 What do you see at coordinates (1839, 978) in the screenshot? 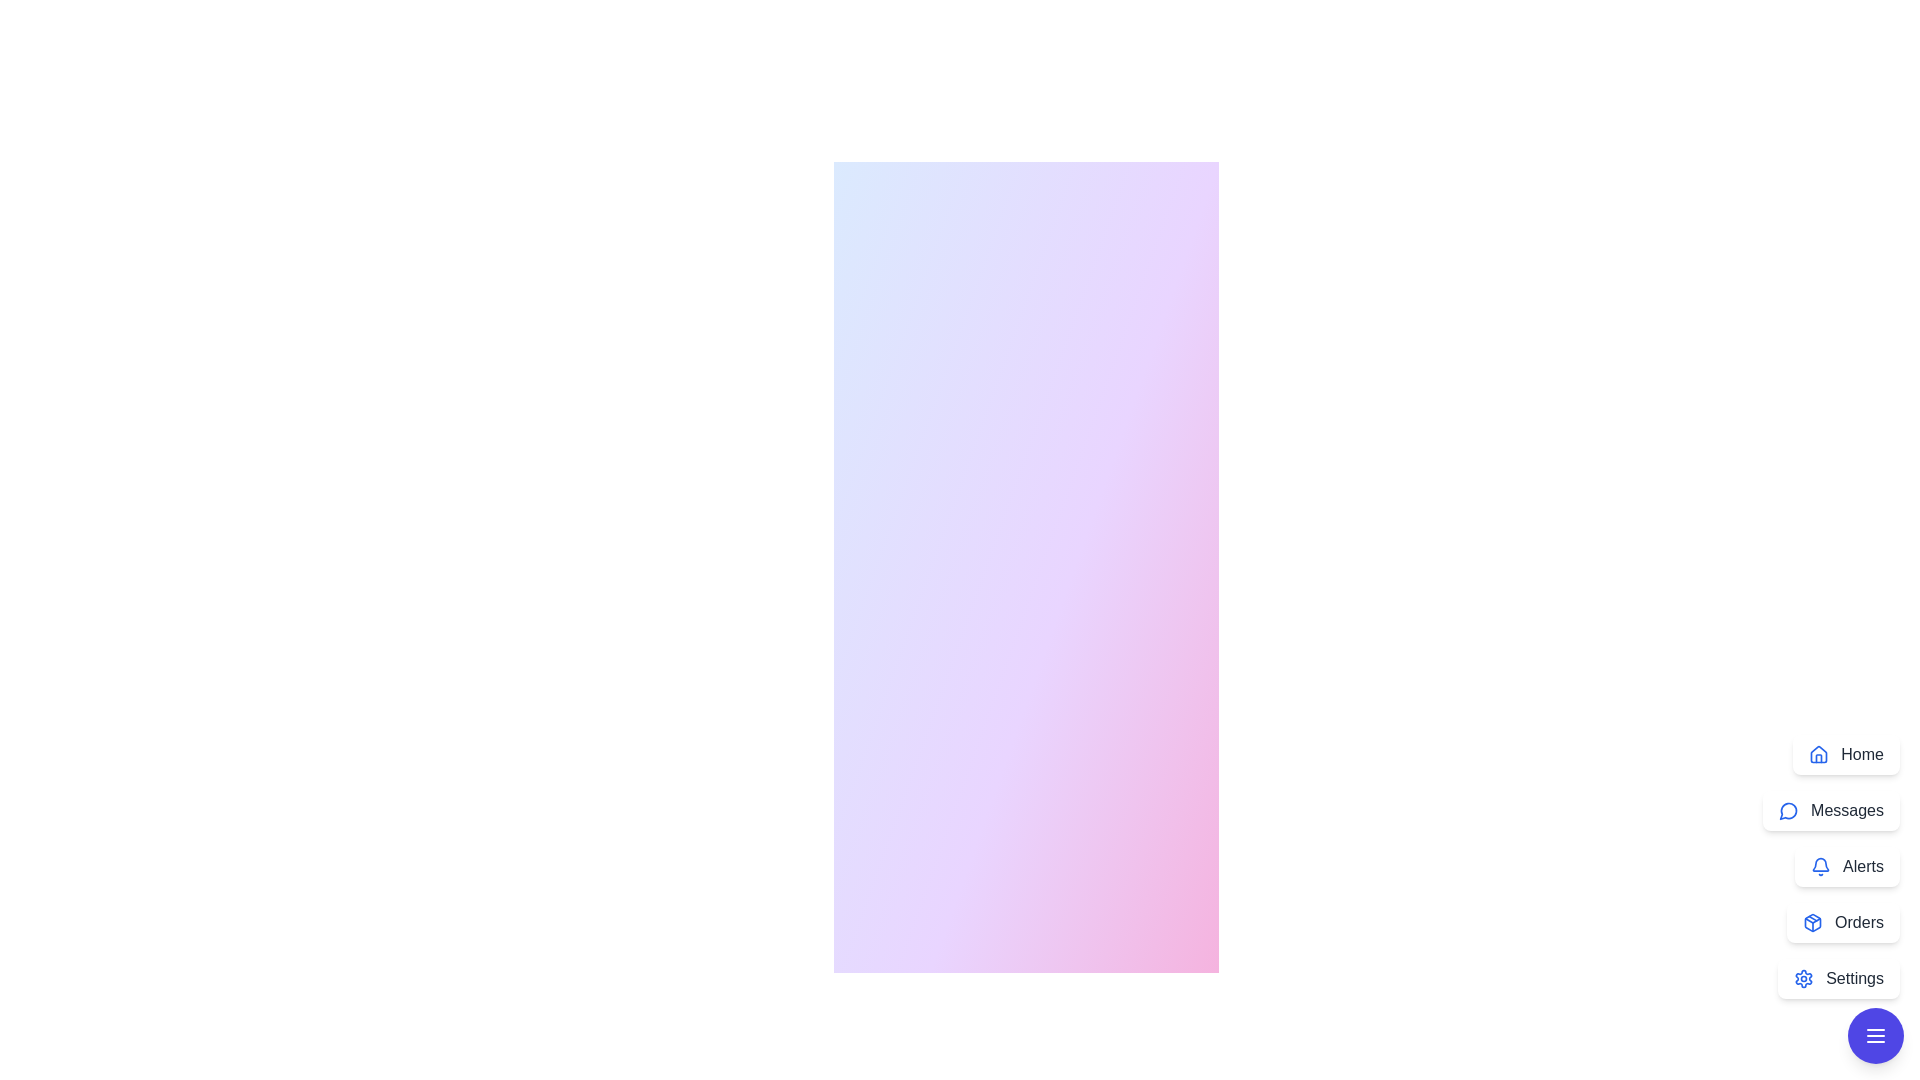
I see `the menu option Settings` at bounding box center [1839, 978].